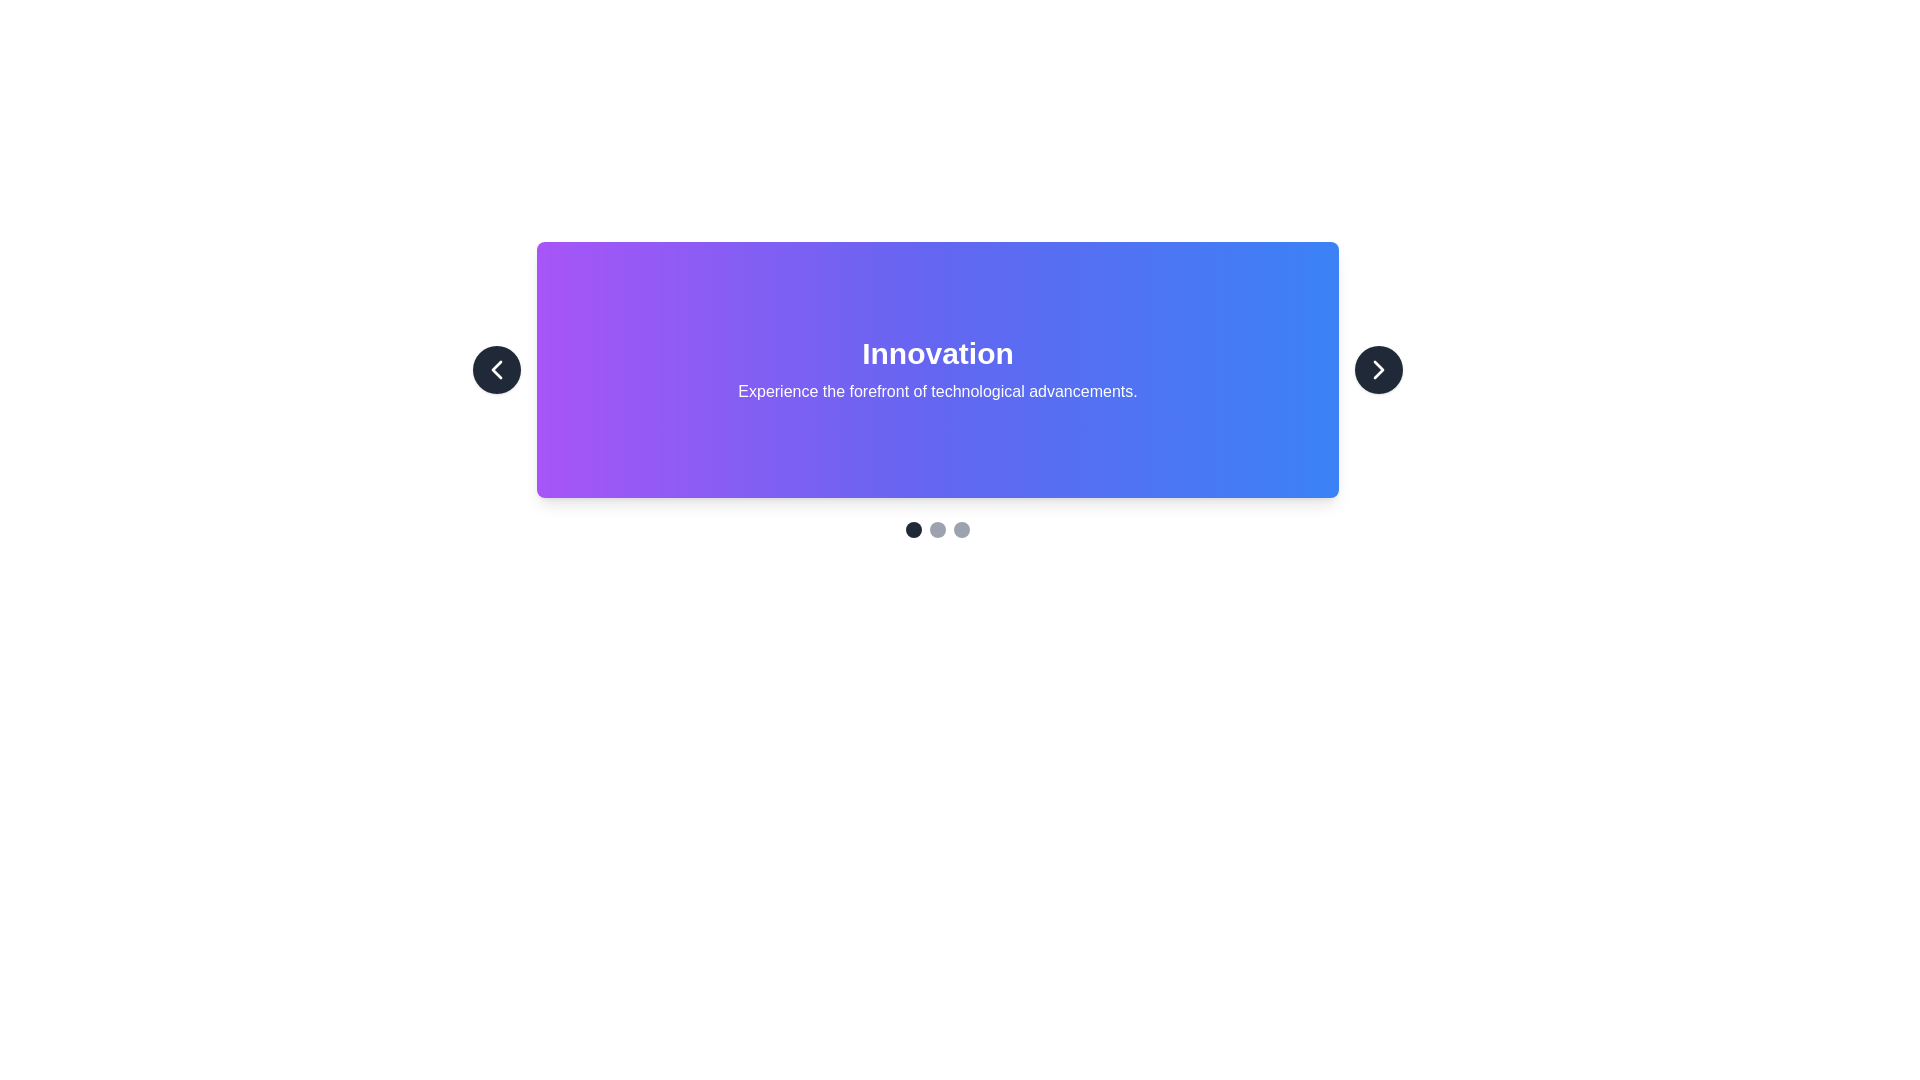  Describe the element at coordinates (936, 528) in the screenshot. I see `the second small button or indicator in the row of three circles below the text box` at that location.